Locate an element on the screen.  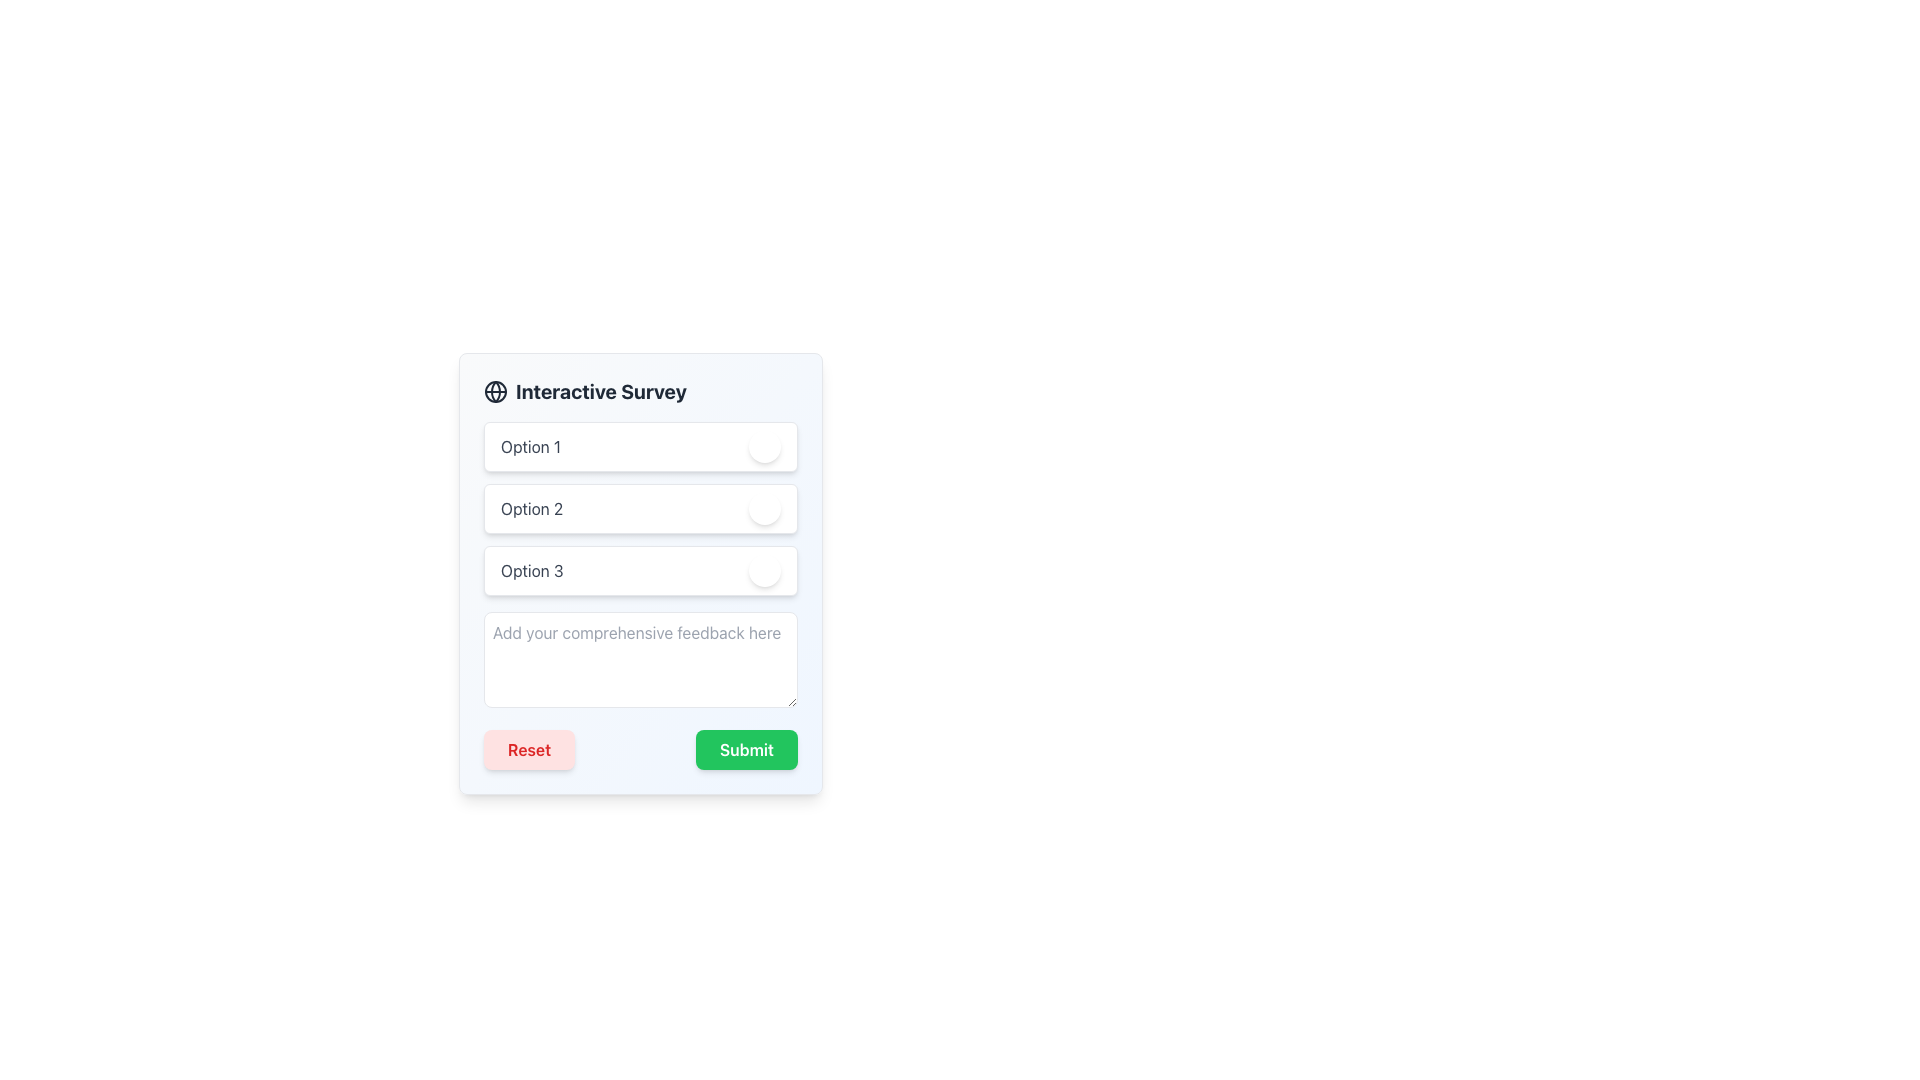
the 'Submit' button located at the bottom-right of the panel is located at coordinates (745, 749).